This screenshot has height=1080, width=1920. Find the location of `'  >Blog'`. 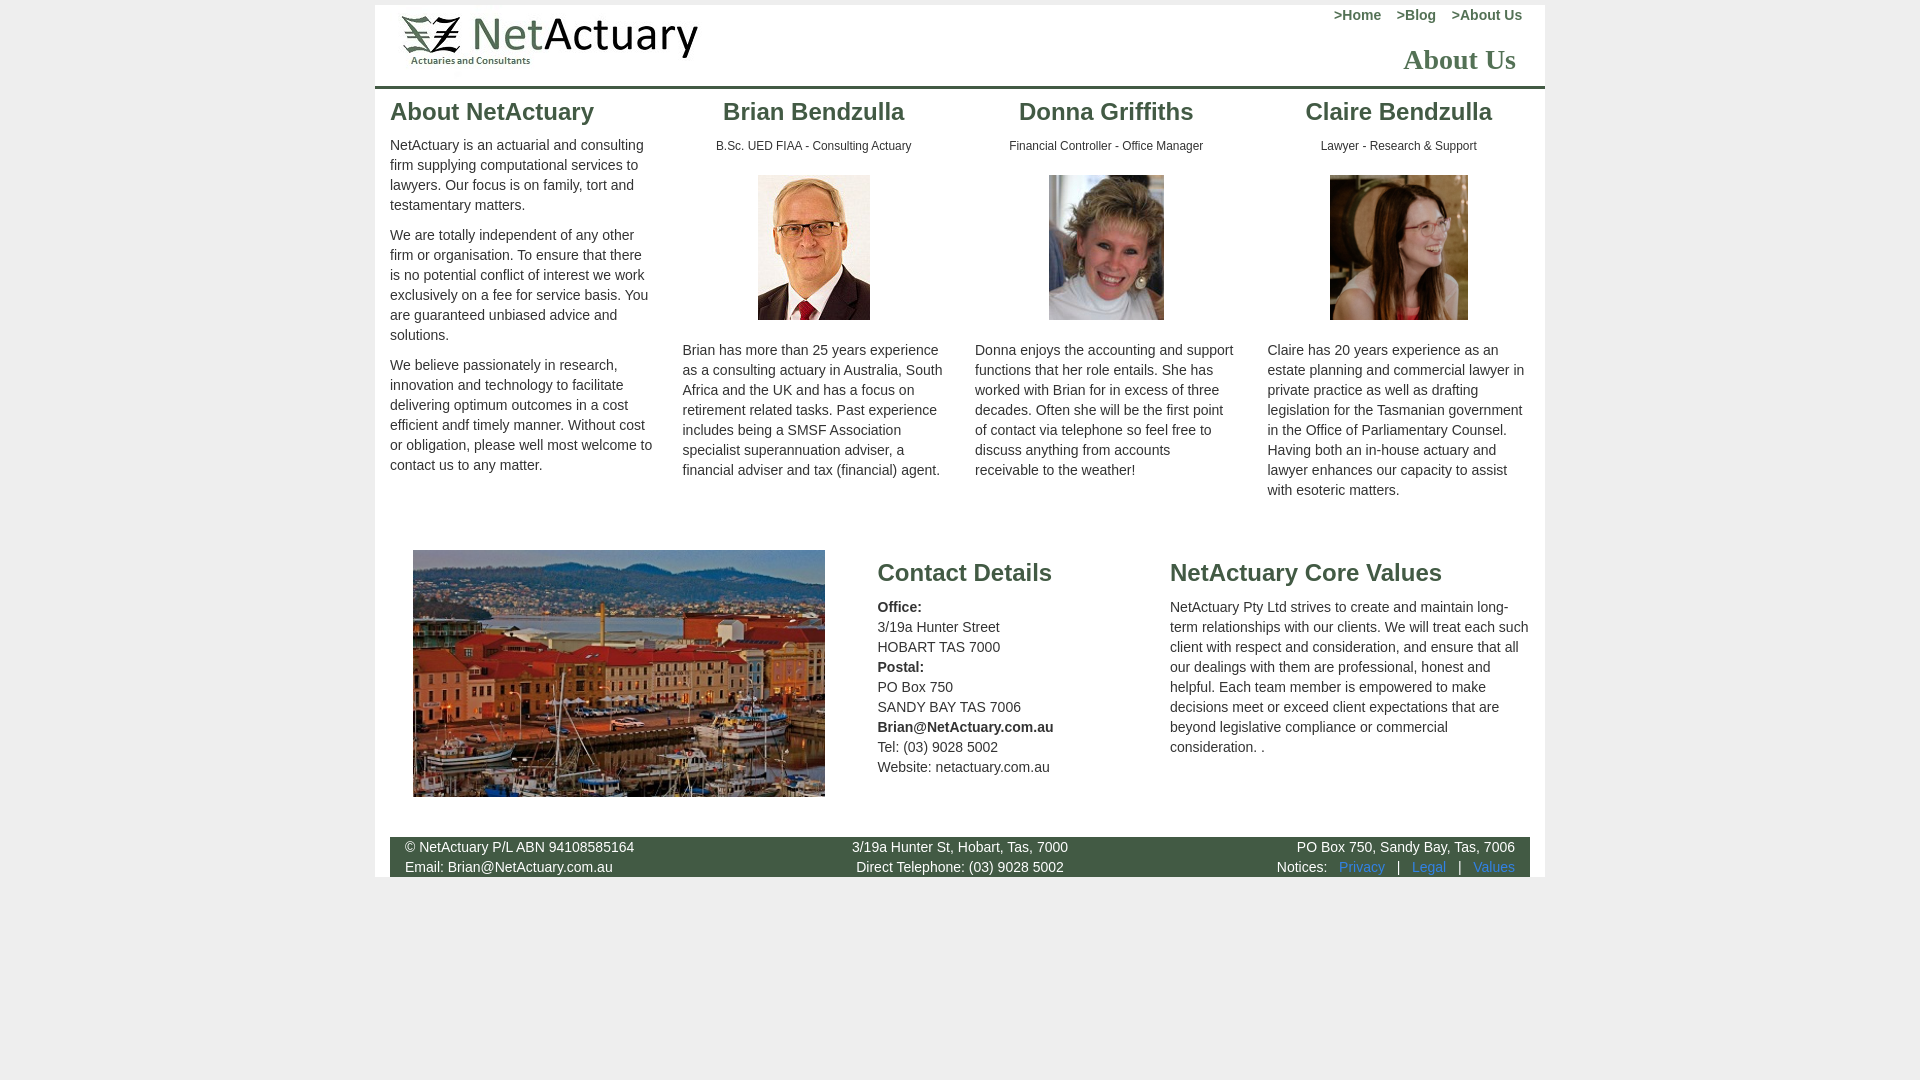

'  >Blog' is located at coordinates (1409, 15).